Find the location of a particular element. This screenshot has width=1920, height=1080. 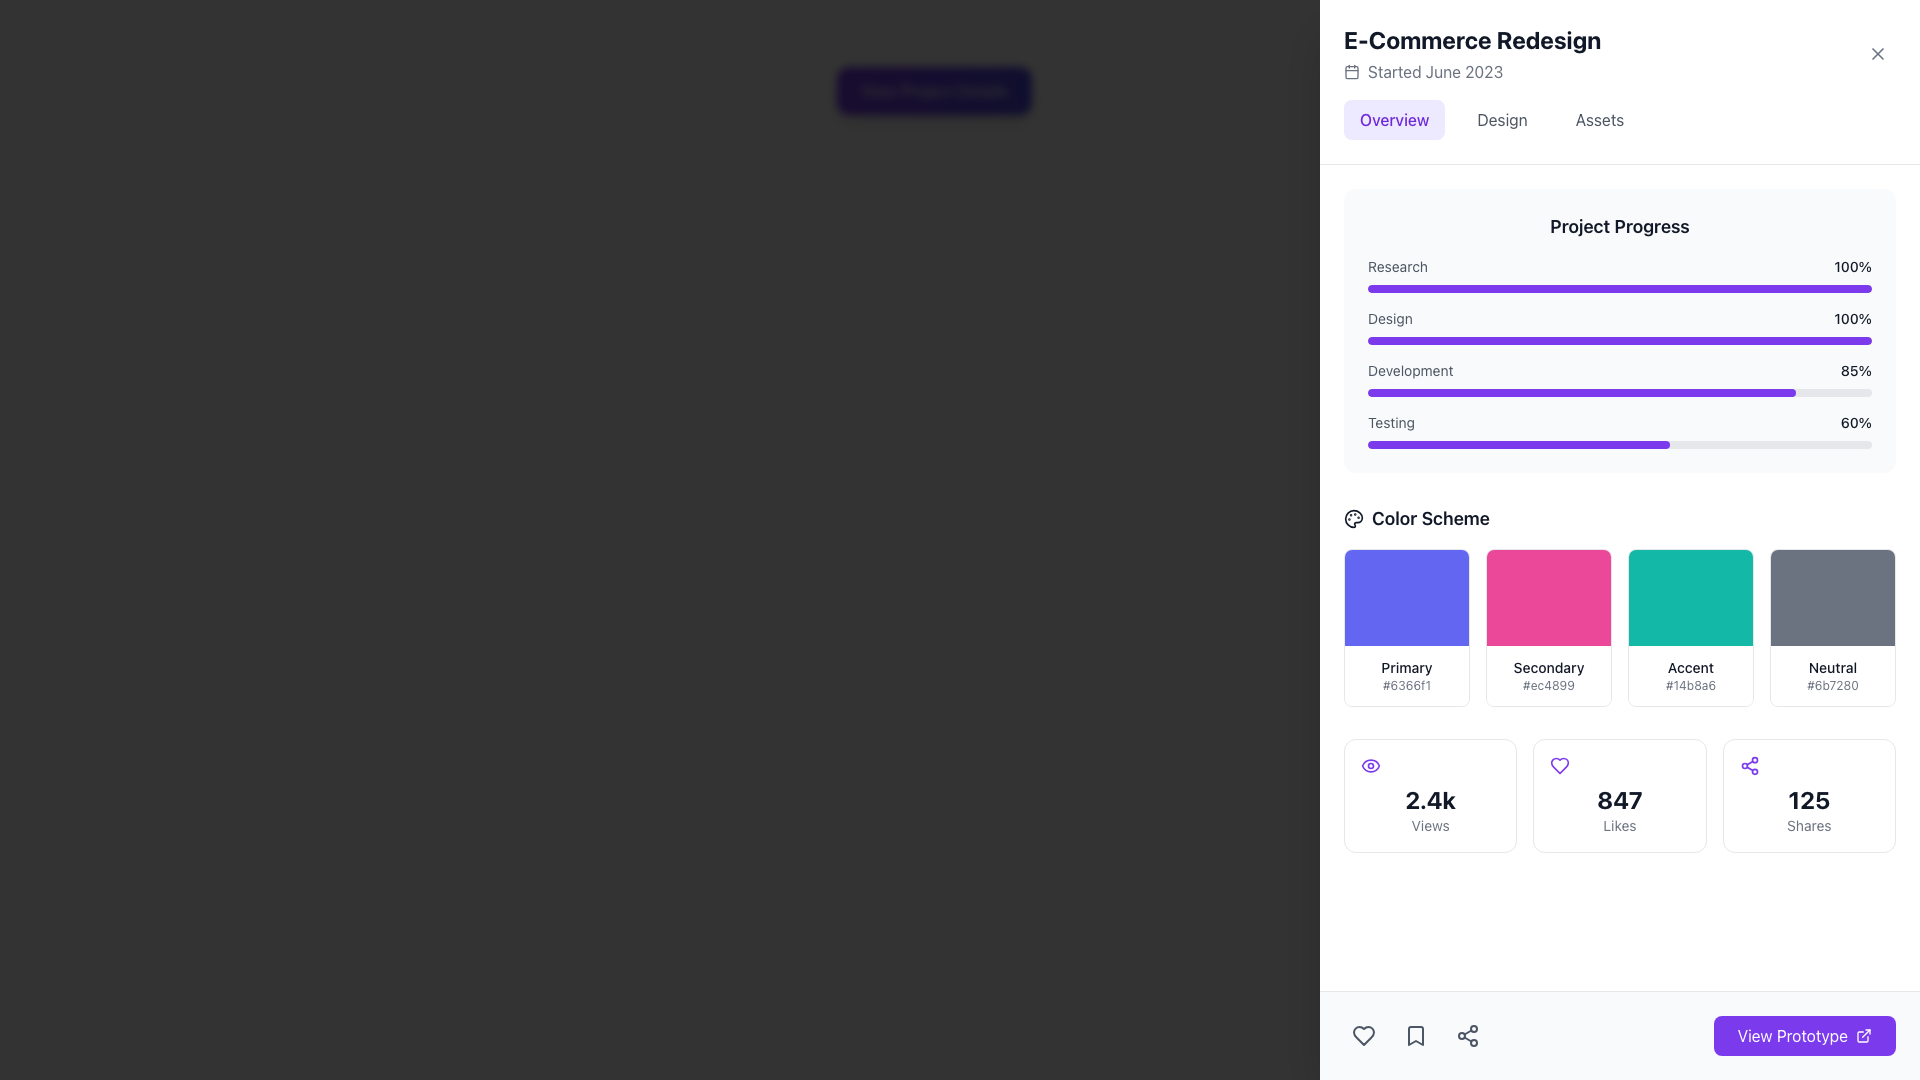

label 'Research' and the percentage '100%' from the fully filled purple progress bar, which is the first item under the 'Project Progress' header is located at coordinates (1620, 274).